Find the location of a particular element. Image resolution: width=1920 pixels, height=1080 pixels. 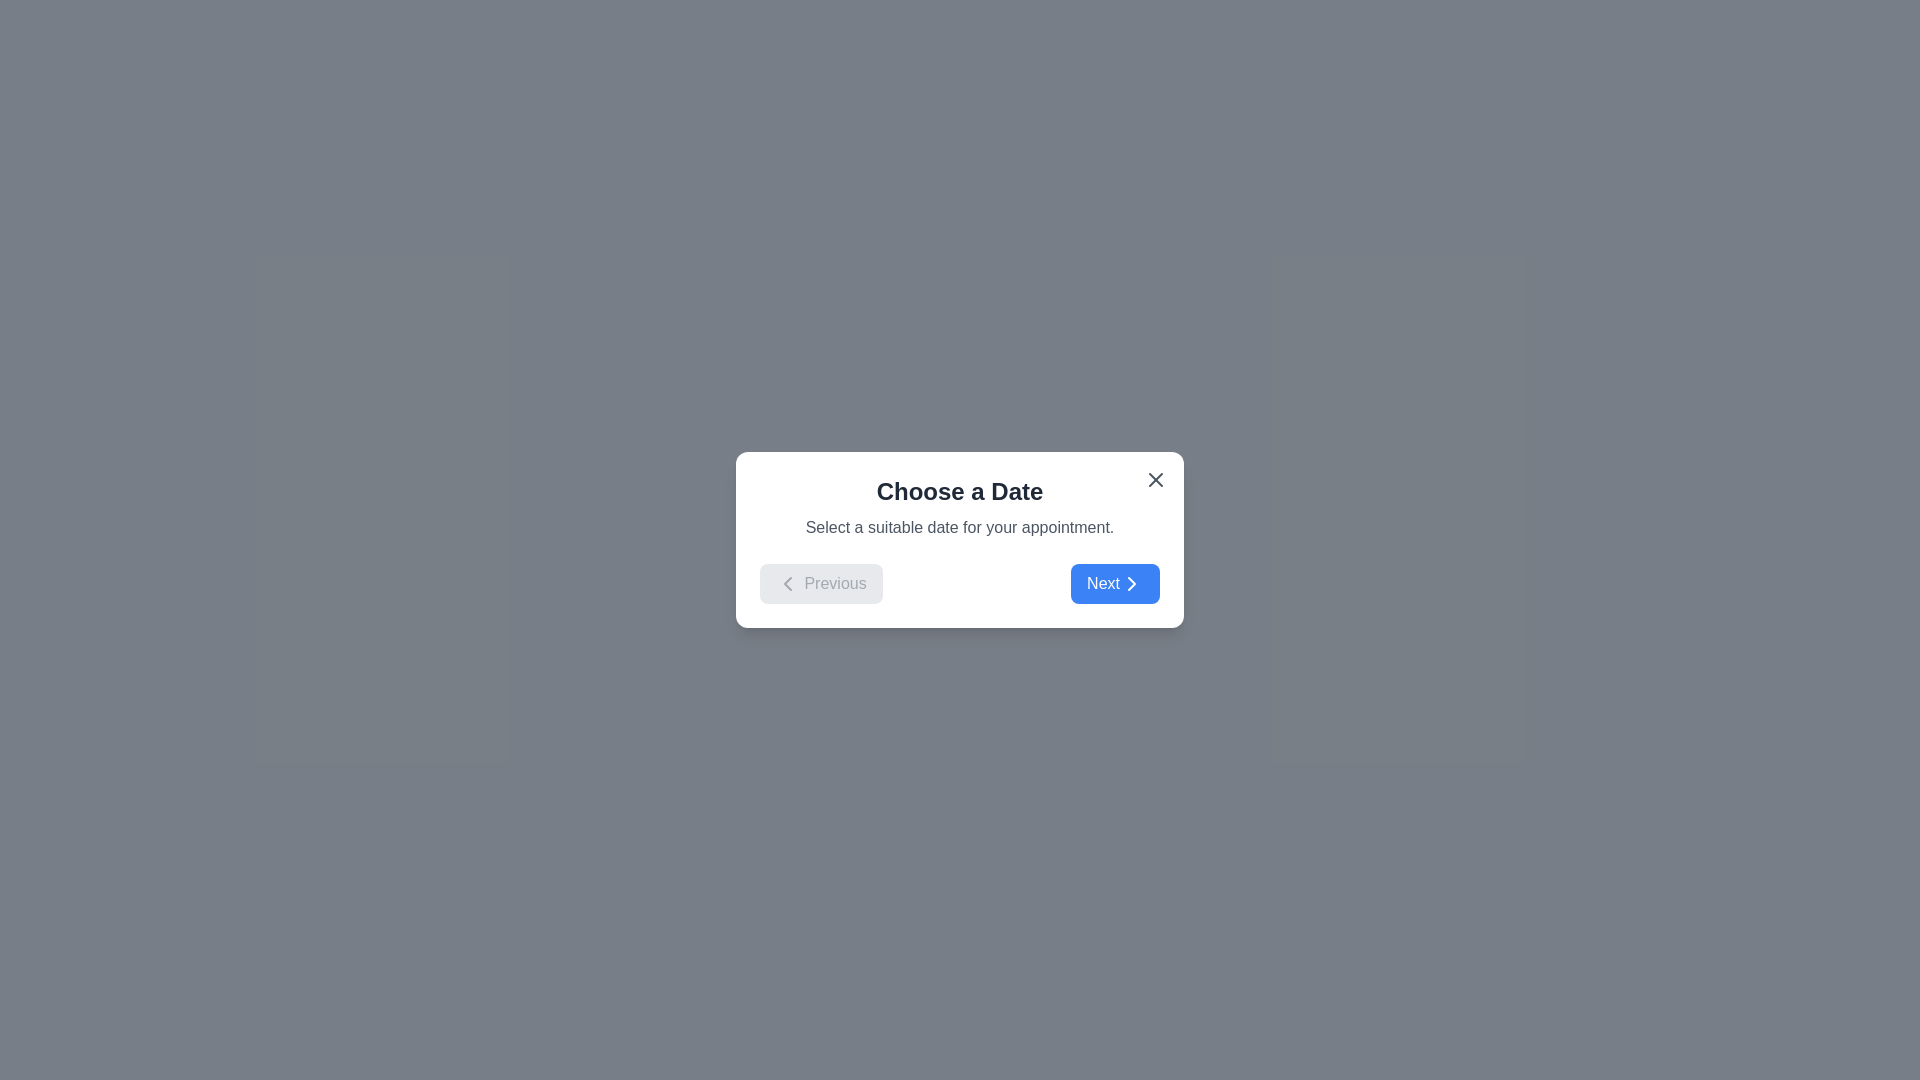

the chevron-shaped vector icon pointing to the right, which is part of the 'Next' button in the bottom-right corner of the 'Choose a Date' dialog box is located at coordinates (1132, 583).